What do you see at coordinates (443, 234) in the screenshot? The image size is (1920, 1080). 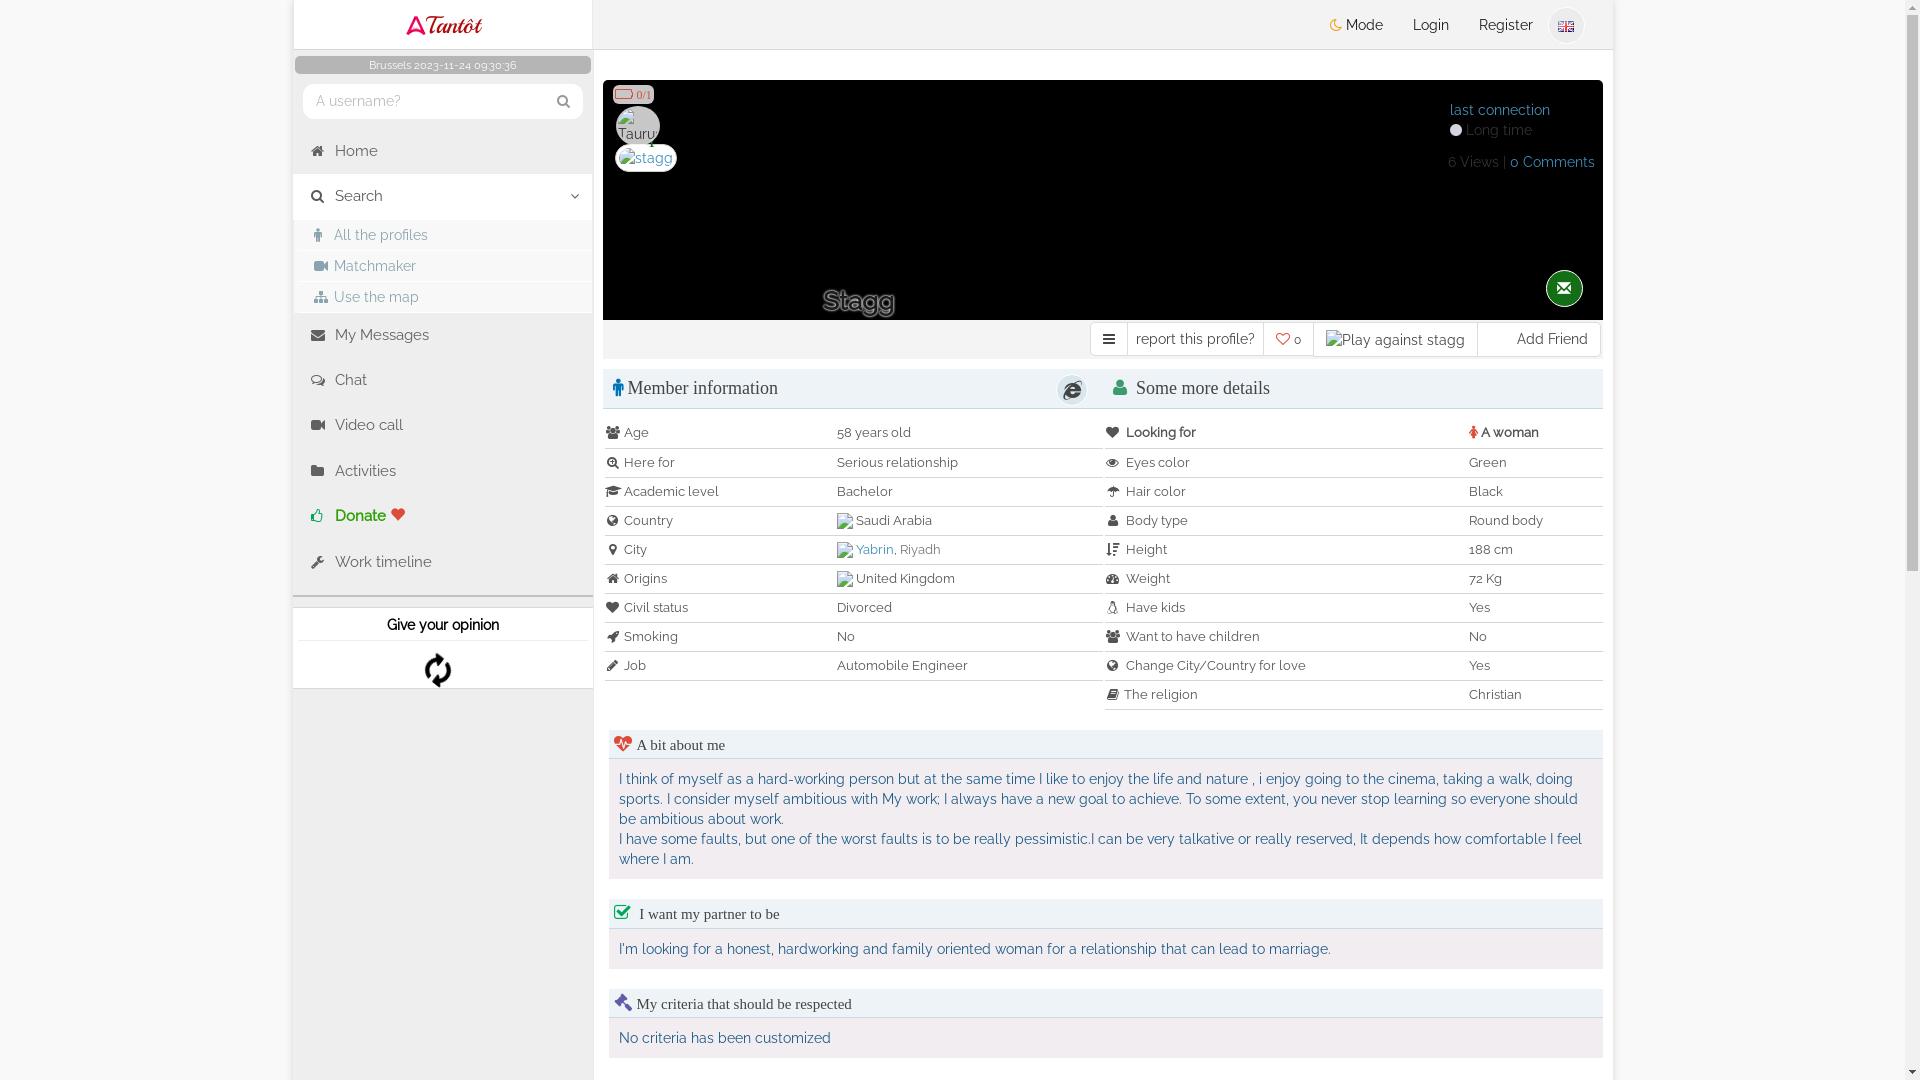 I see `'All the profiles'` at bounding box center [443, 234].